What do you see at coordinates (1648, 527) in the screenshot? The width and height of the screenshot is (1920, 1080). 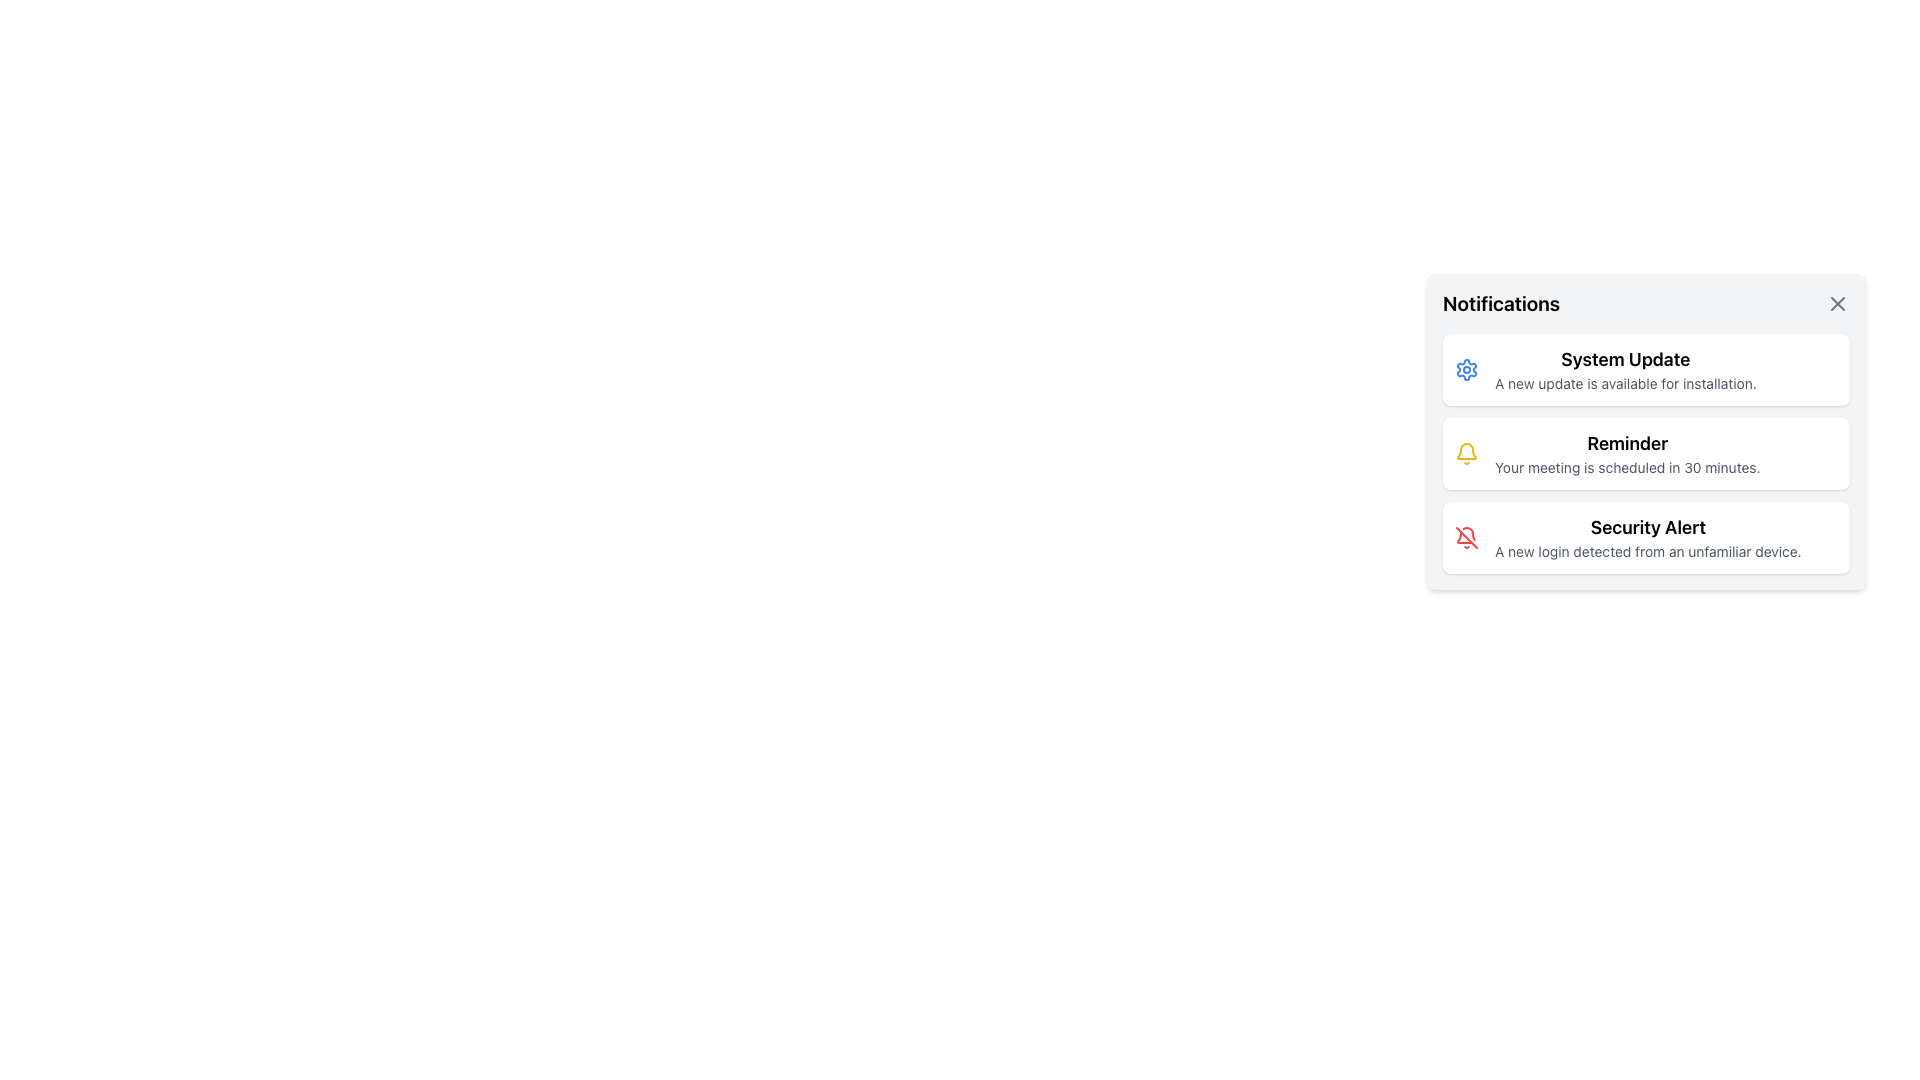 I see `text label that serves as the title of the third notification in the 'Notifications' card, indicating a new login from an unfamiliar device` at bounding box center [1648, 527].